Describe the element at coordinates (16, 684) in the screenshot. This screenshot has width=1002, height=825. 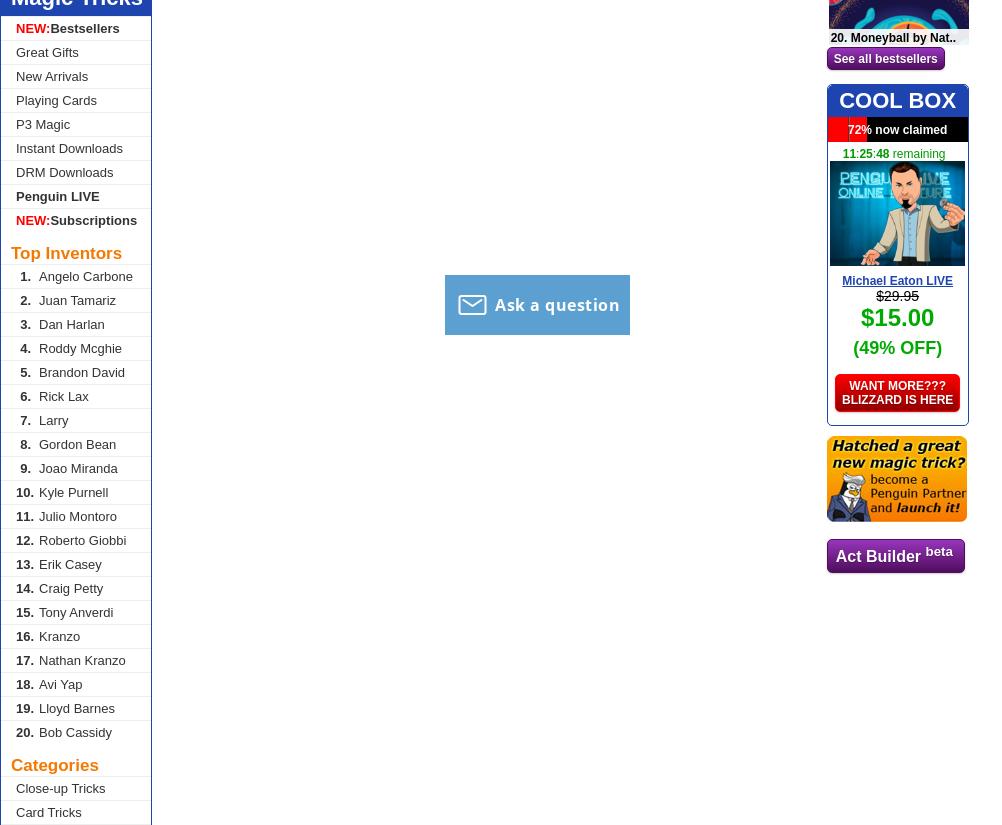
I see `'18.'` at that location.